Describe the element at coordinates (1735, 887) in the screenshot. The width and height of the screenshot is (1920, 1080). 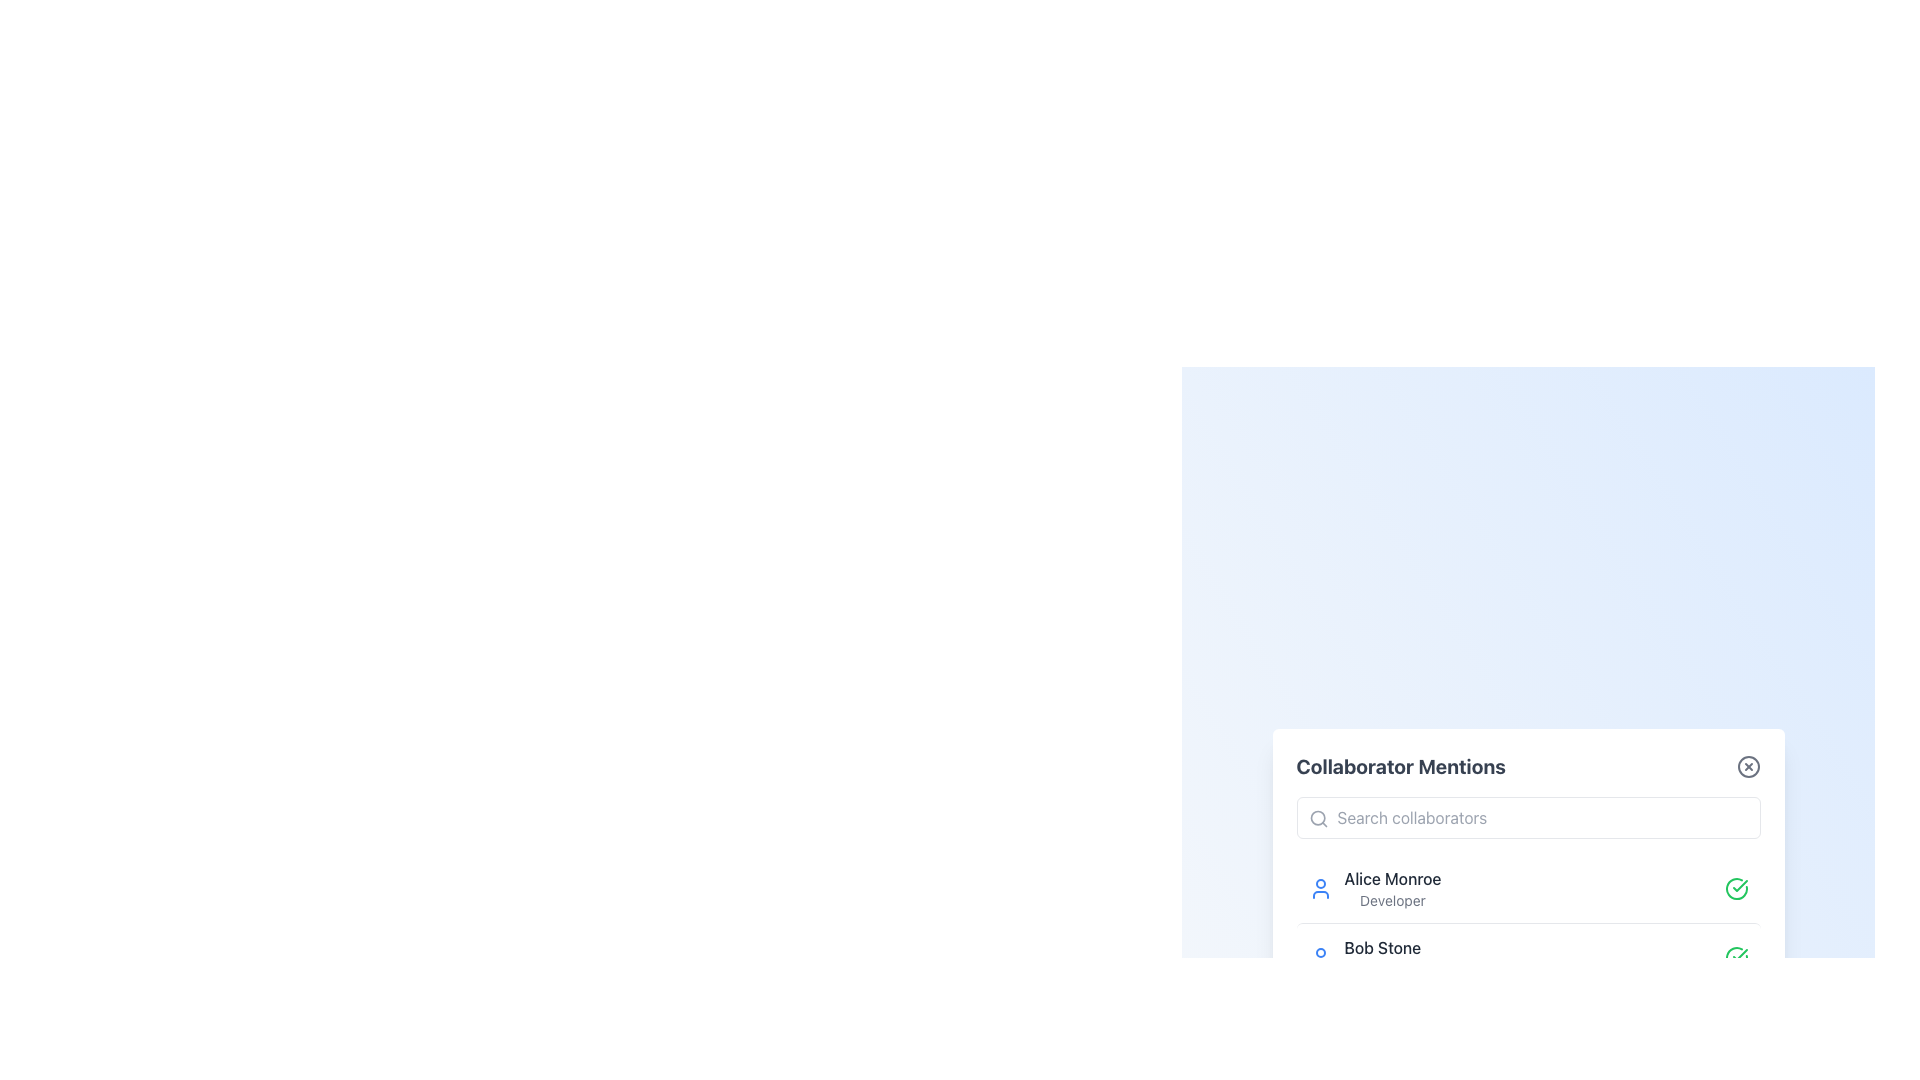
I see `the circular green check icon positioned to the far right of the entry labeled 'Alice Monroe Developer'` at that location.